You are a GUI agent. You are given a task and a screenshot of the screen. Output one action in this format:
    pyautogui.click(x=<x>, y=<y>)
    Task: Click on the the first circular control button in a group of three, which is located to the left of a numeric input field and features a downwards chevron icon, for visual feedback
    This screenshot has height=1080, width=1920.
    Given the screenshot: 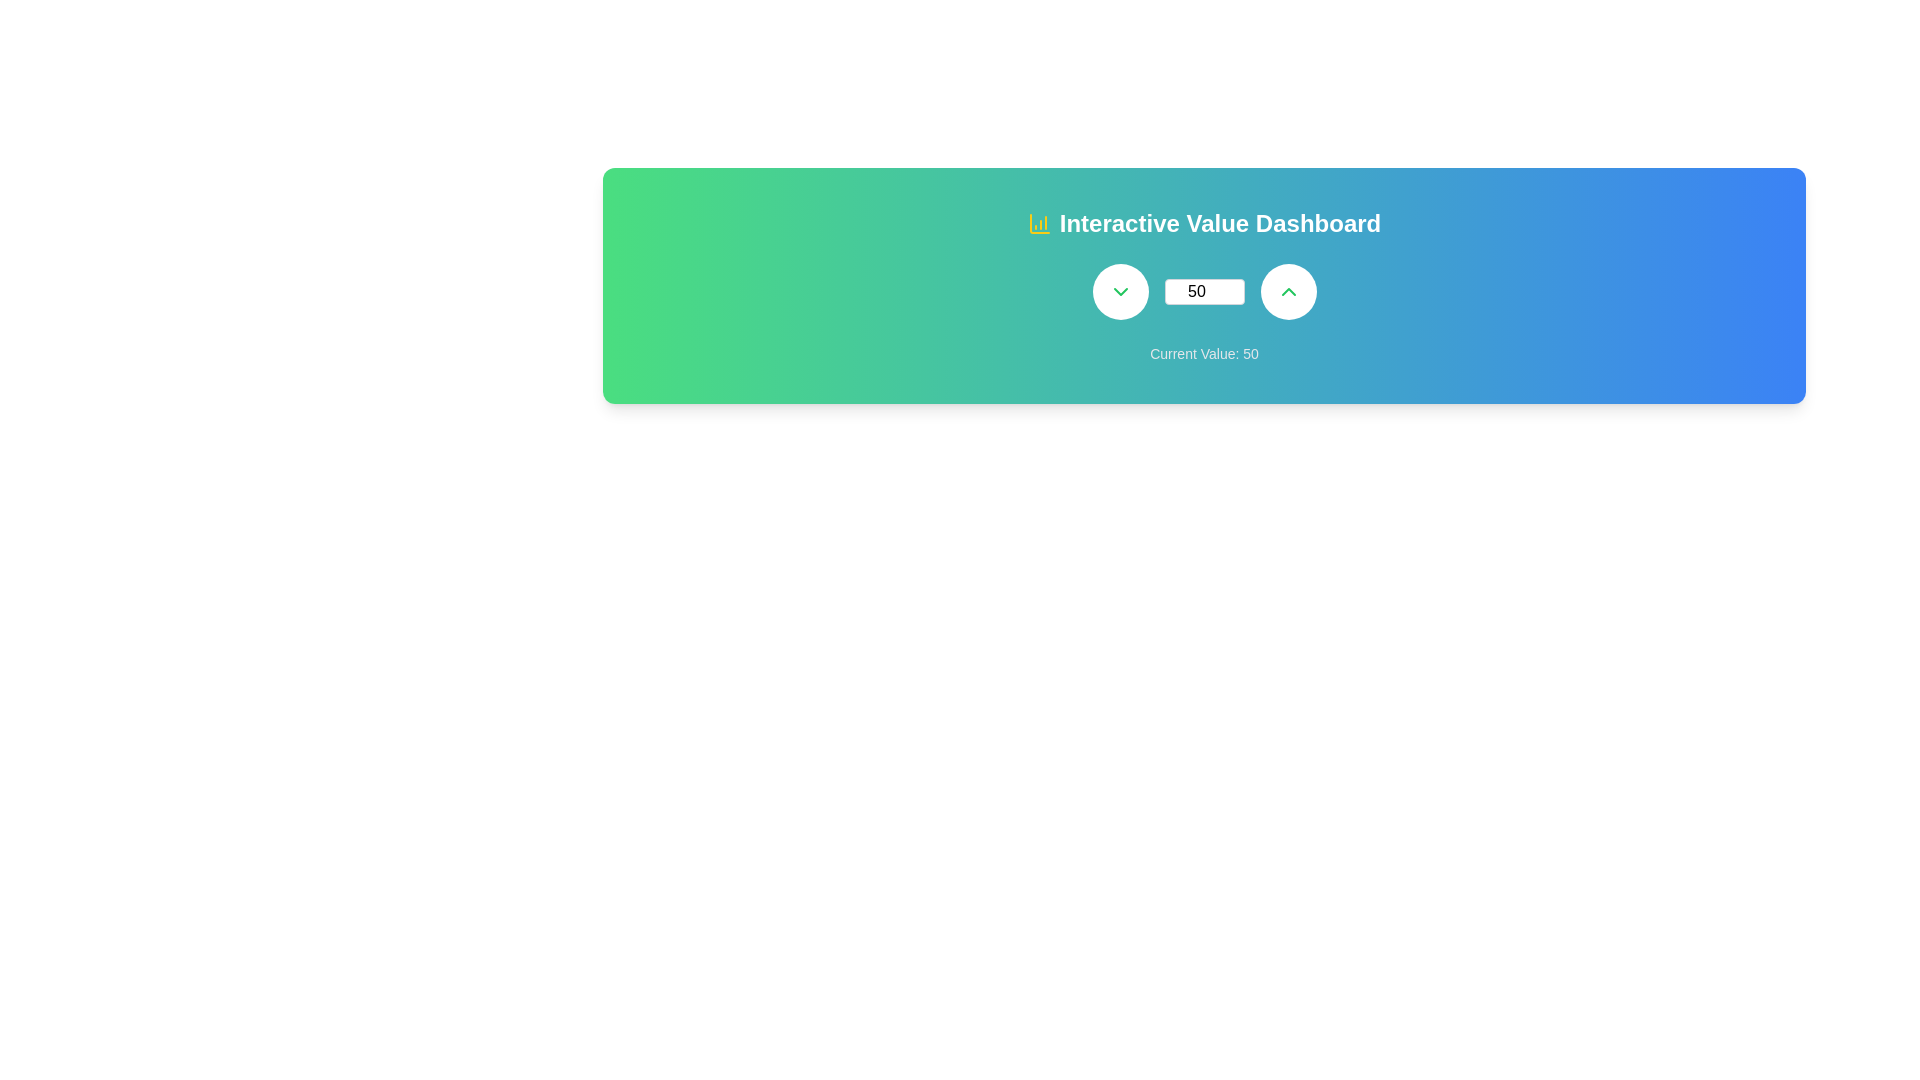 What is the action you would take?
    pyautogui.click(x=1120, y=292)
    